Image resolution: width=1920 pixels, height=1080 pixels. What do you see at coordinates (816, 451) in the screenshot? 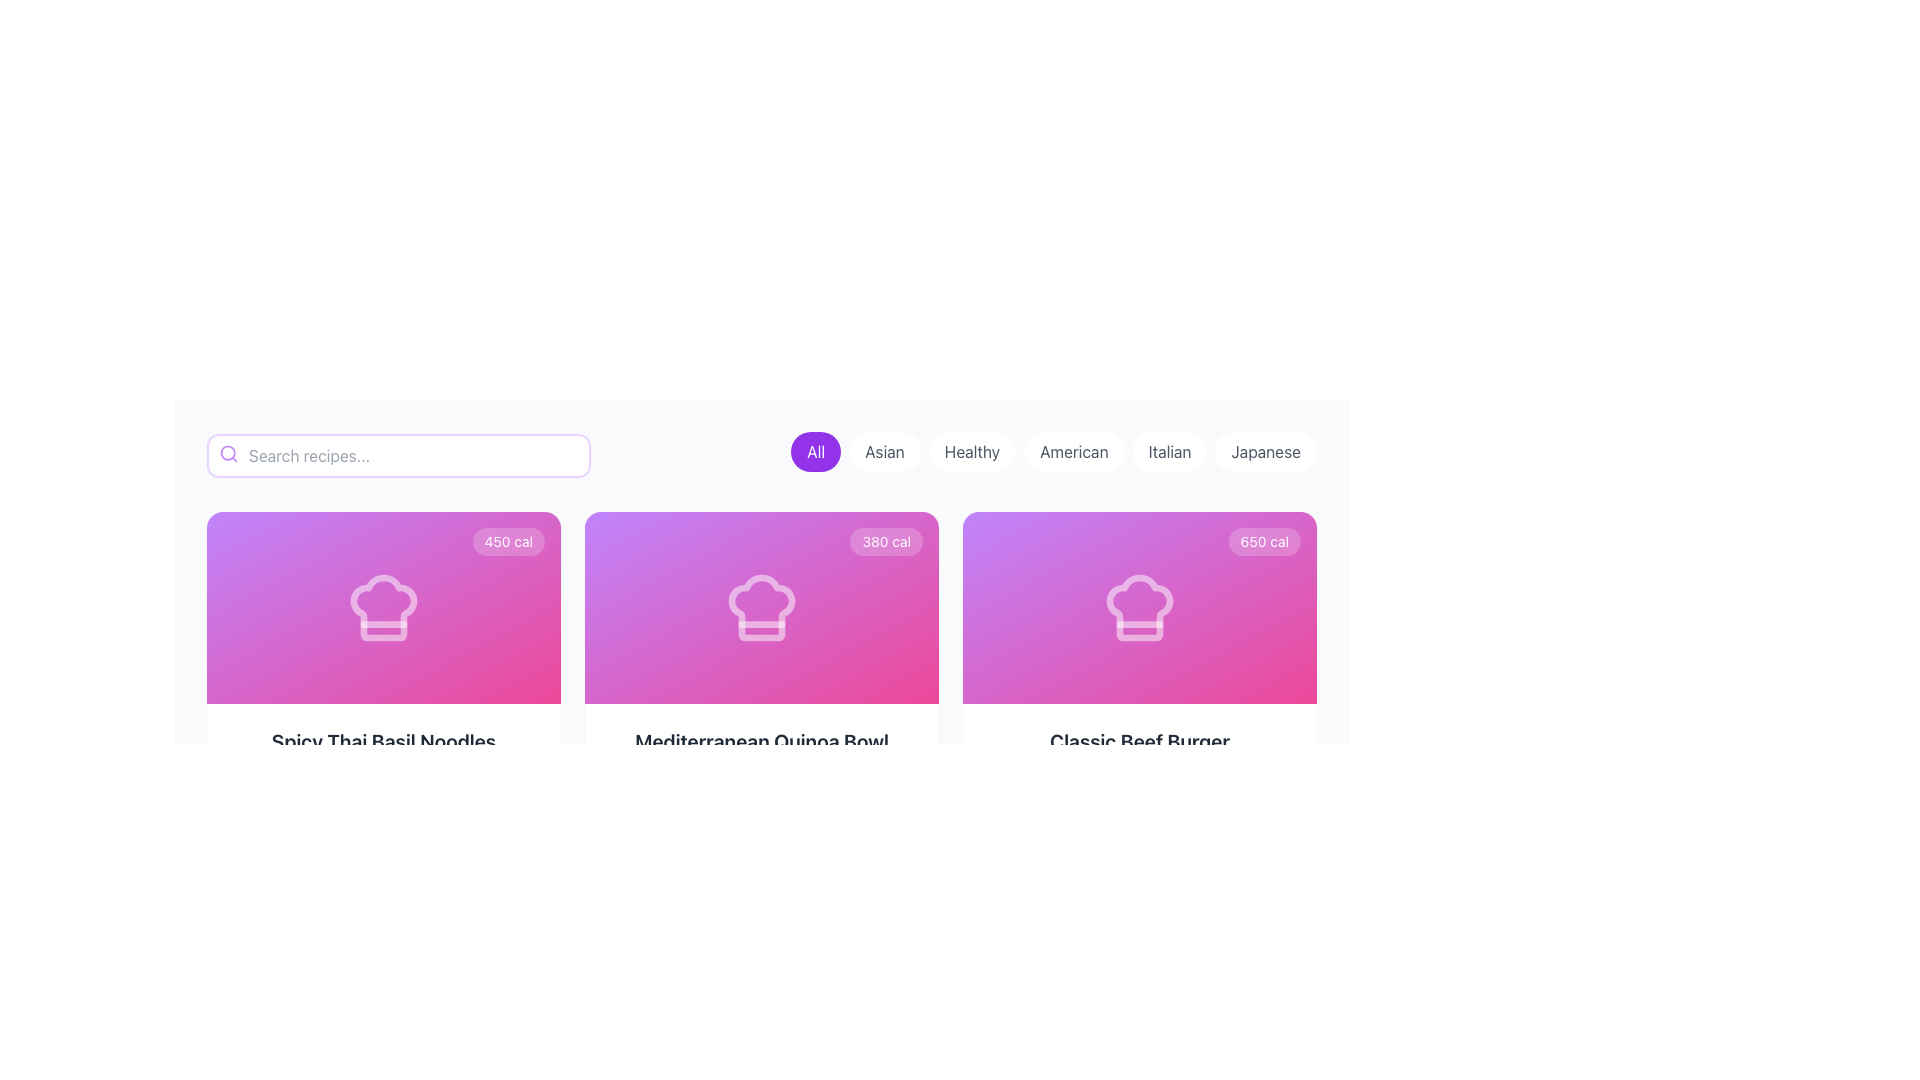
I see `the first button in the horizontal row of category buttons` at bounding box center [816, 451].